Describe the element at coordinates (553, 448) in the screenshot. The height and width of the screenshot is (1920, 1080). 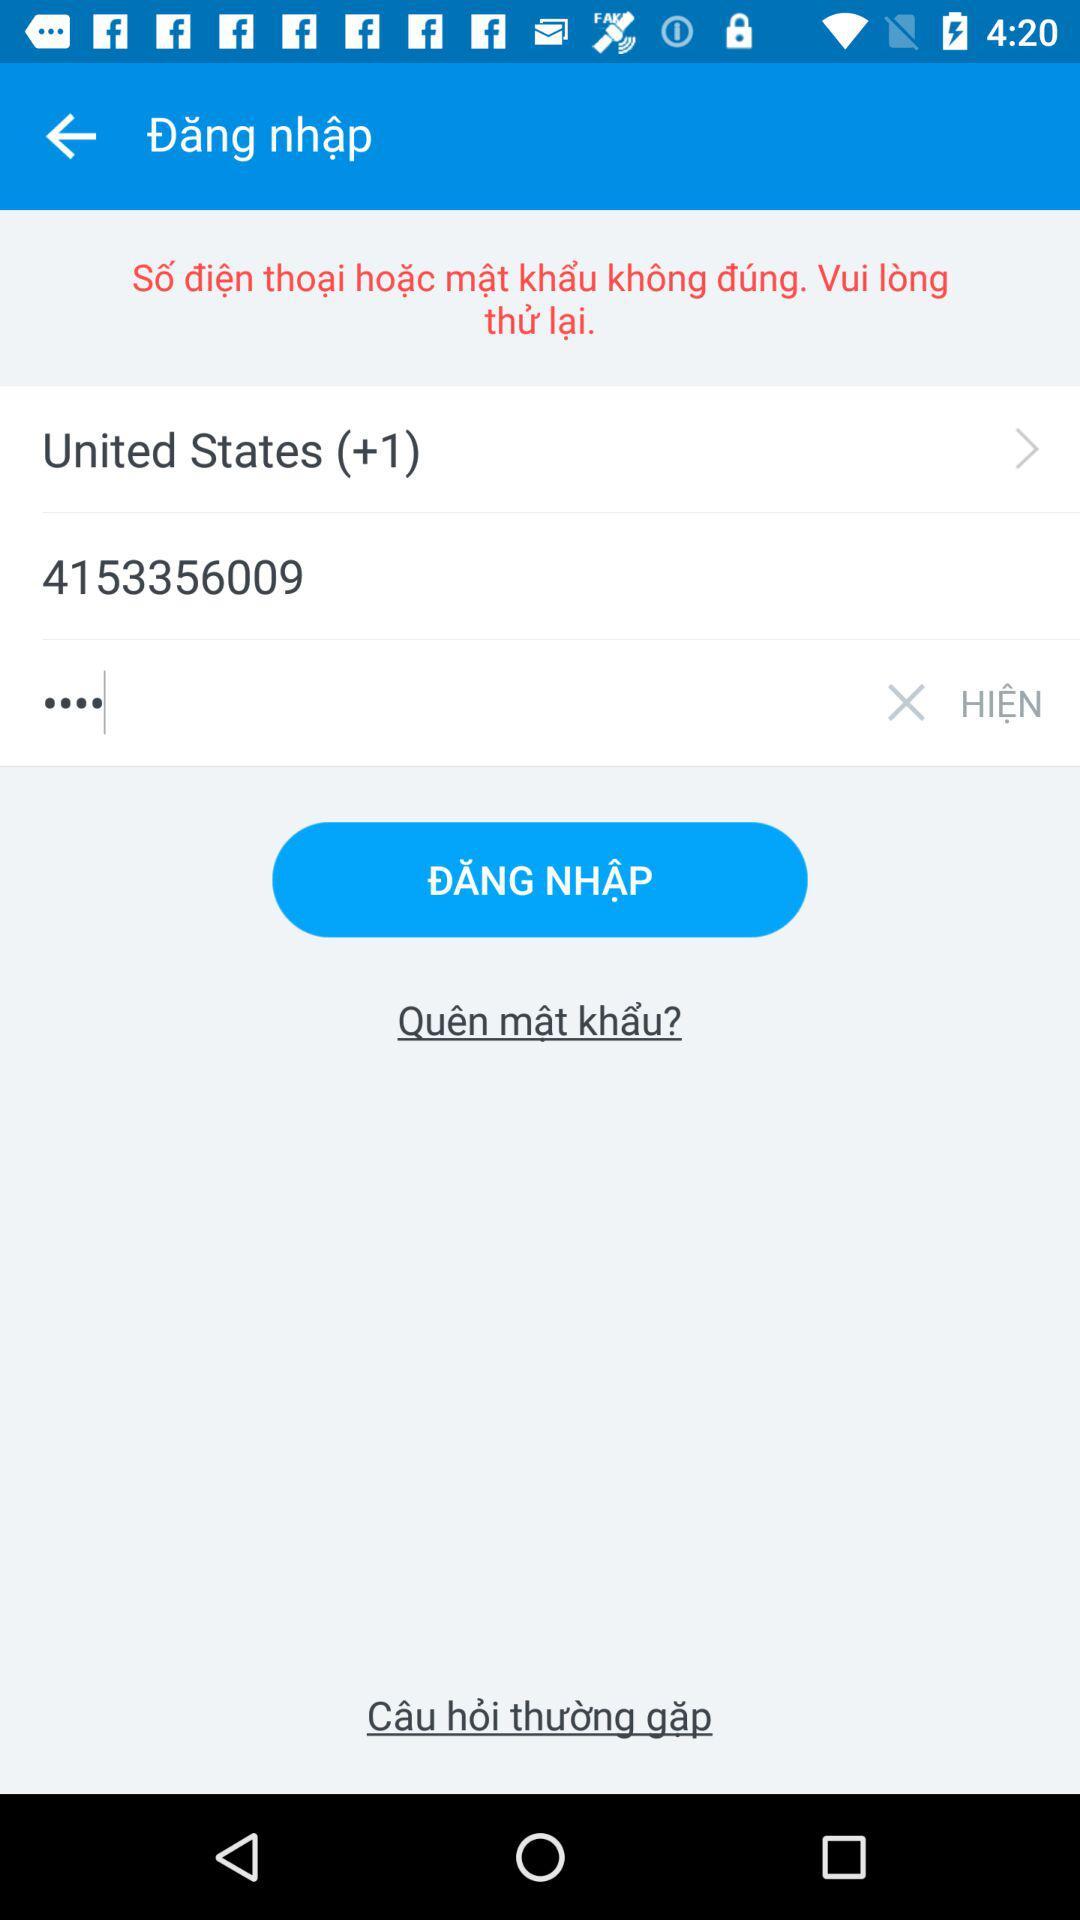
I see `united states (+1)` at that location.